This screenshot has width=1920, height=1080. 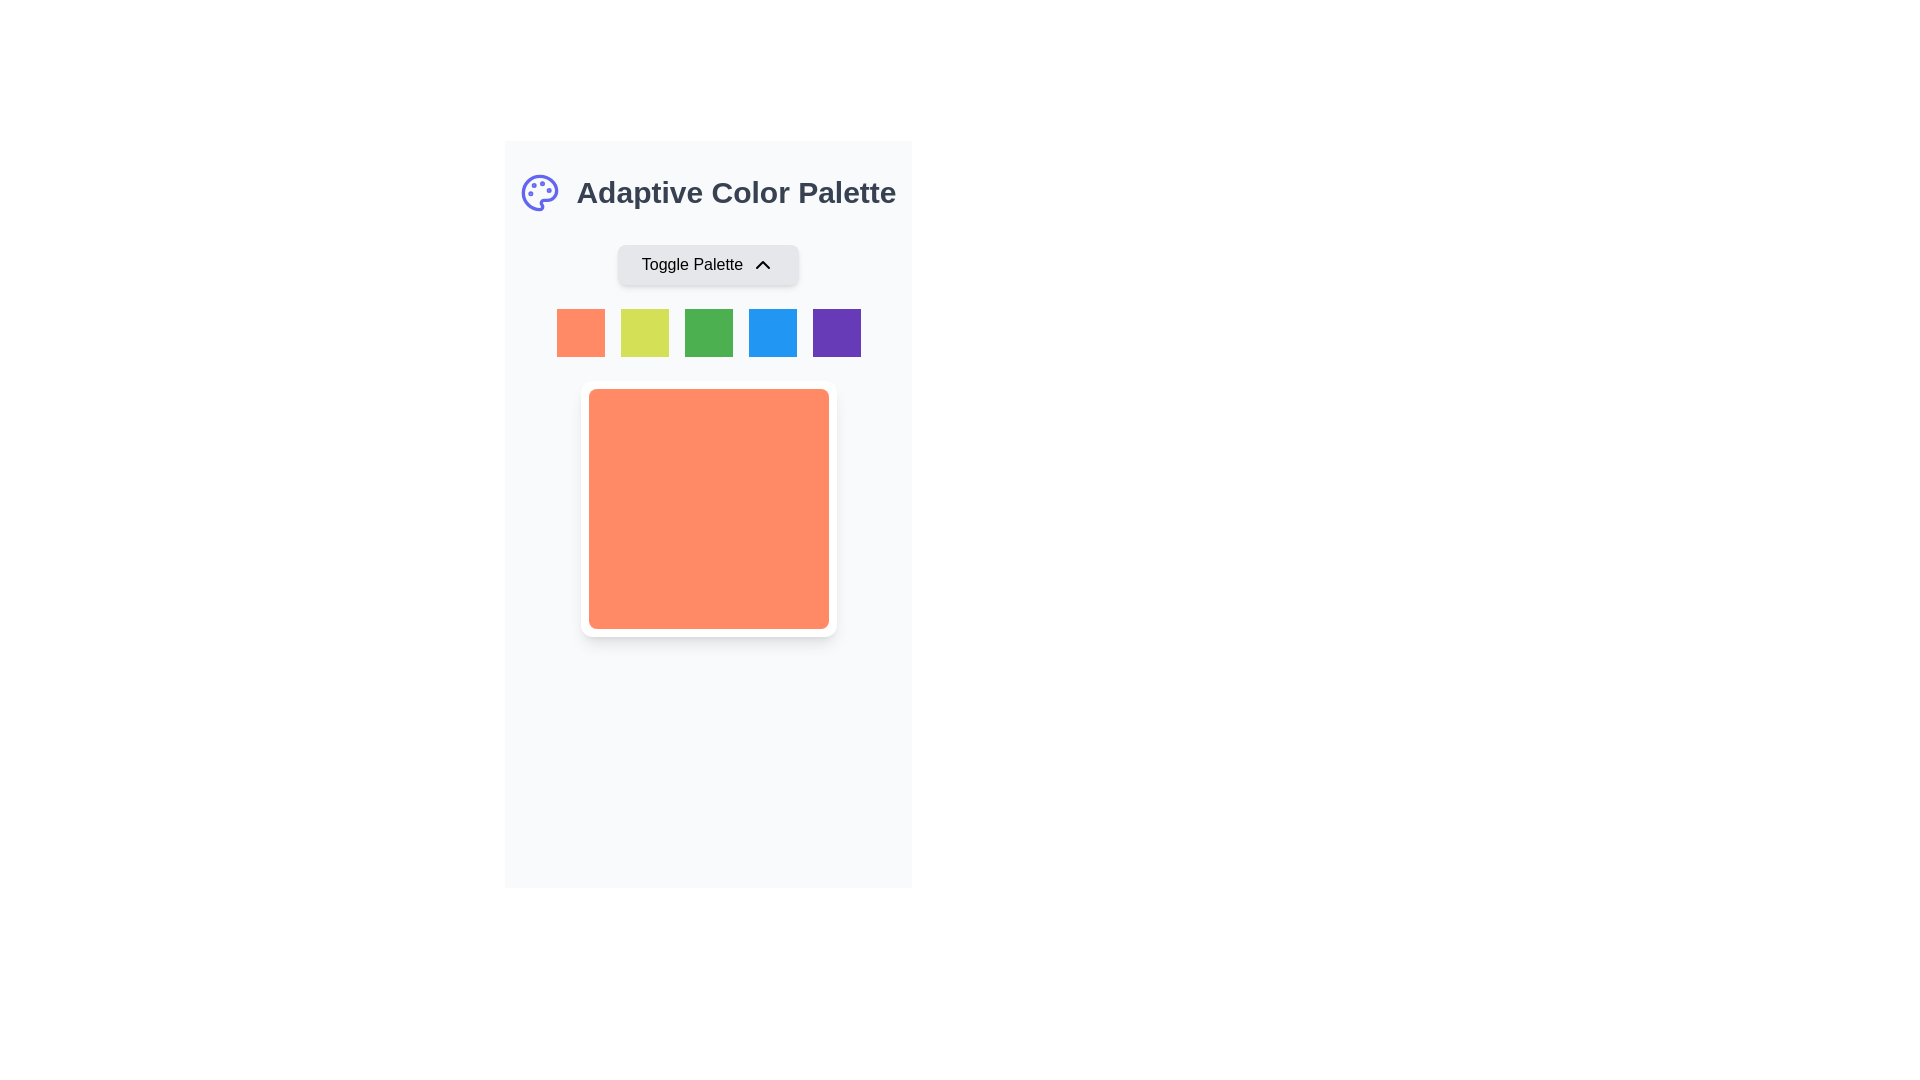 What do you see at coordinates (644, 331) in the screenshot?
I see `the yellow-green selectable color swatch located second from the left in the Adaptive Color Palette section for detailed actions` at bounding box center [644, 331].